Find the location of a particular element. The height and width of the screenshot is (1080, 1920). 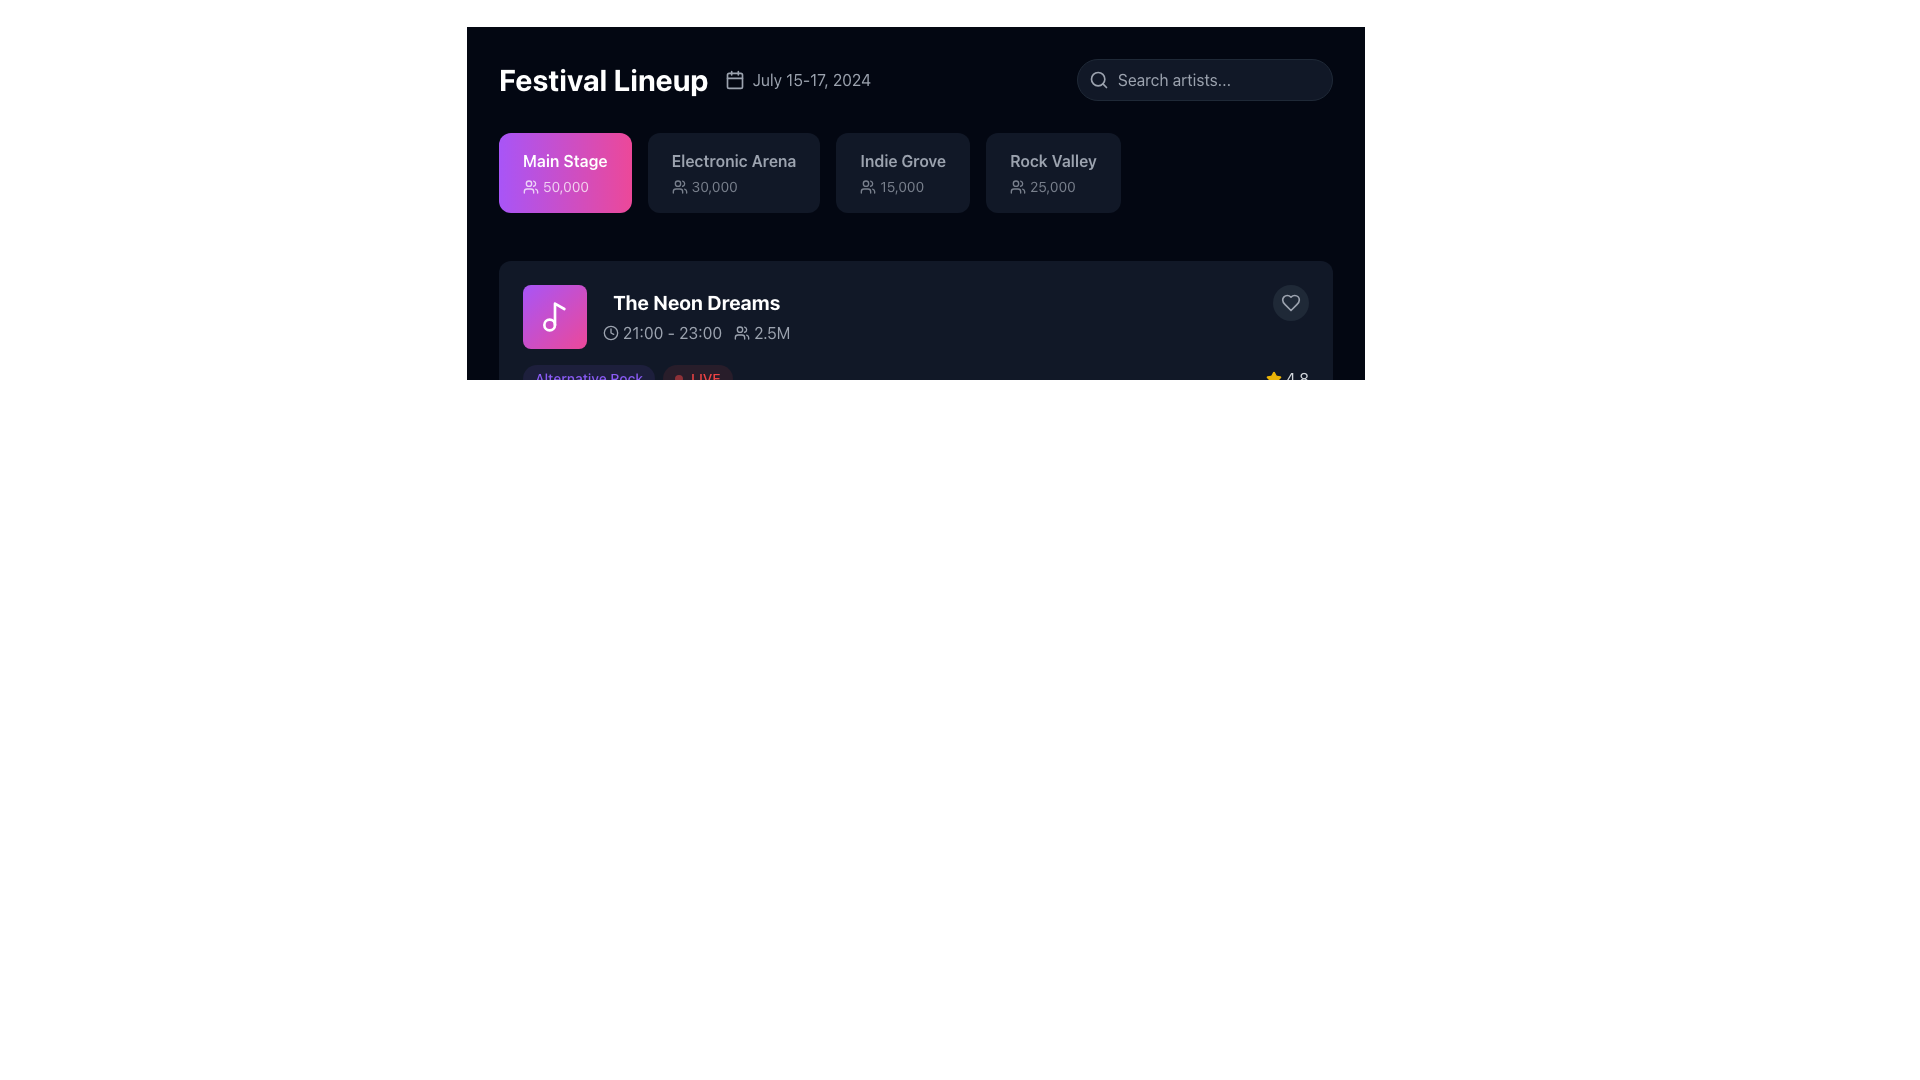

the calendar icon located at the top bar, to the left of the text 'July 15-17, 2024' is located at coordinates (733, 79).